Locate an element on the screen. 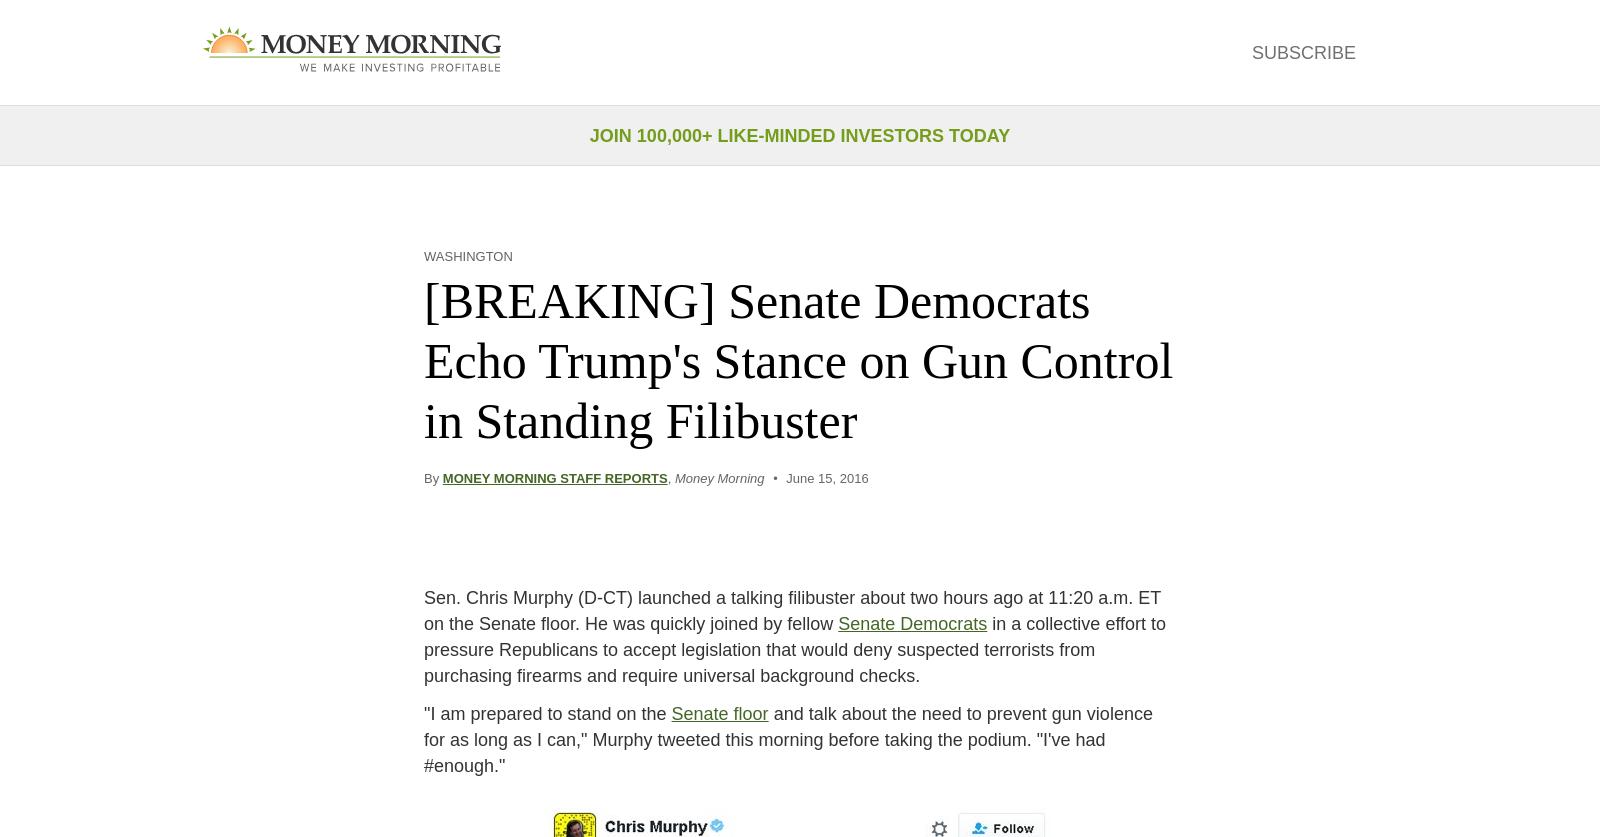 Image resolution: width=1600 pixels, height=837 pixels. '[BREAKING] Senate Democrats Echo Trump's Stance on Gun Control in Standing Filibuster' is located at coordinates (798, 360).